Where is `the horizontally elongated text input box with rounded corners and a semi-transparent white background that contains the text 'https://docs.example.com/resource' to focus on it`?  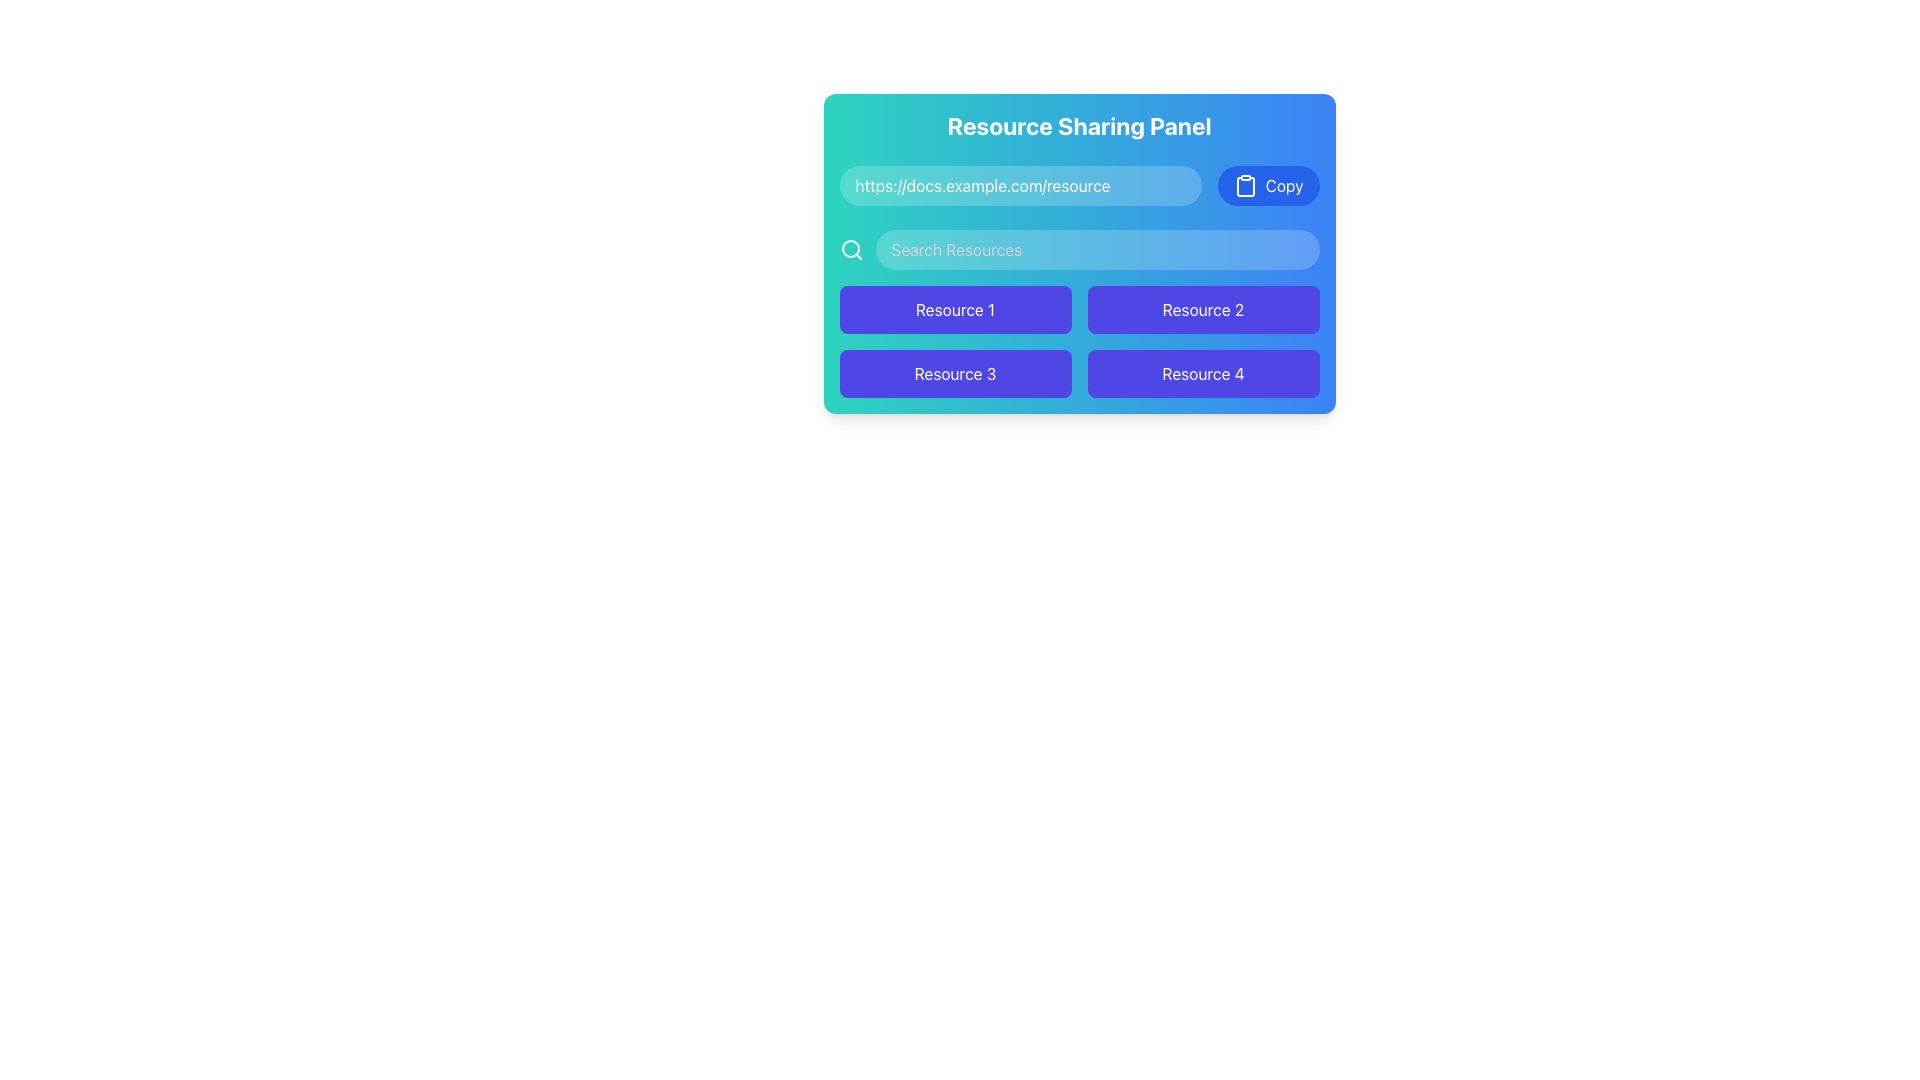 the horizontally elongated text input box with rounded corners and a semi-transparent white background that contains the text 'https://docs.example.com/resource' to focus on it is located at coordinates (1019, 185).